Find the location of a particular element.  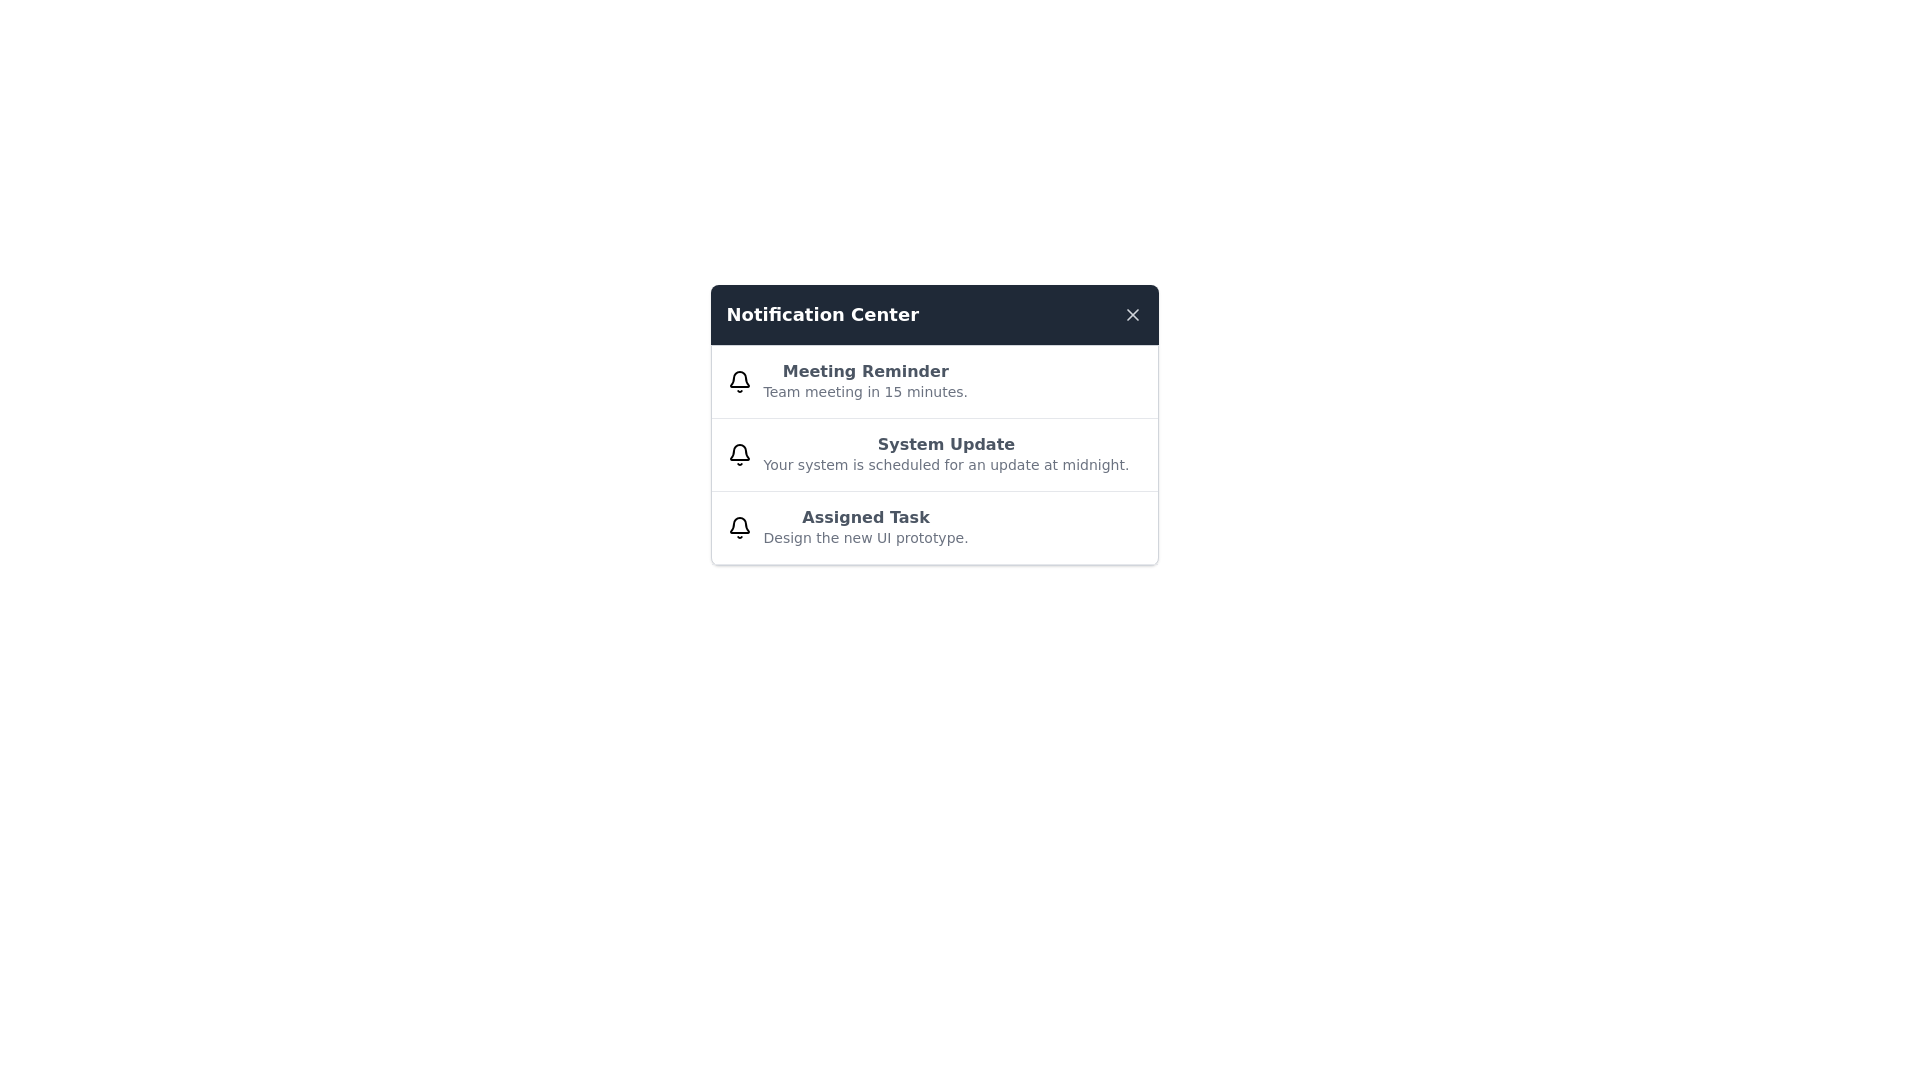

the 'Assigned Task' text block in the Notification Center to focus on it is located at coordinates (866, 527).